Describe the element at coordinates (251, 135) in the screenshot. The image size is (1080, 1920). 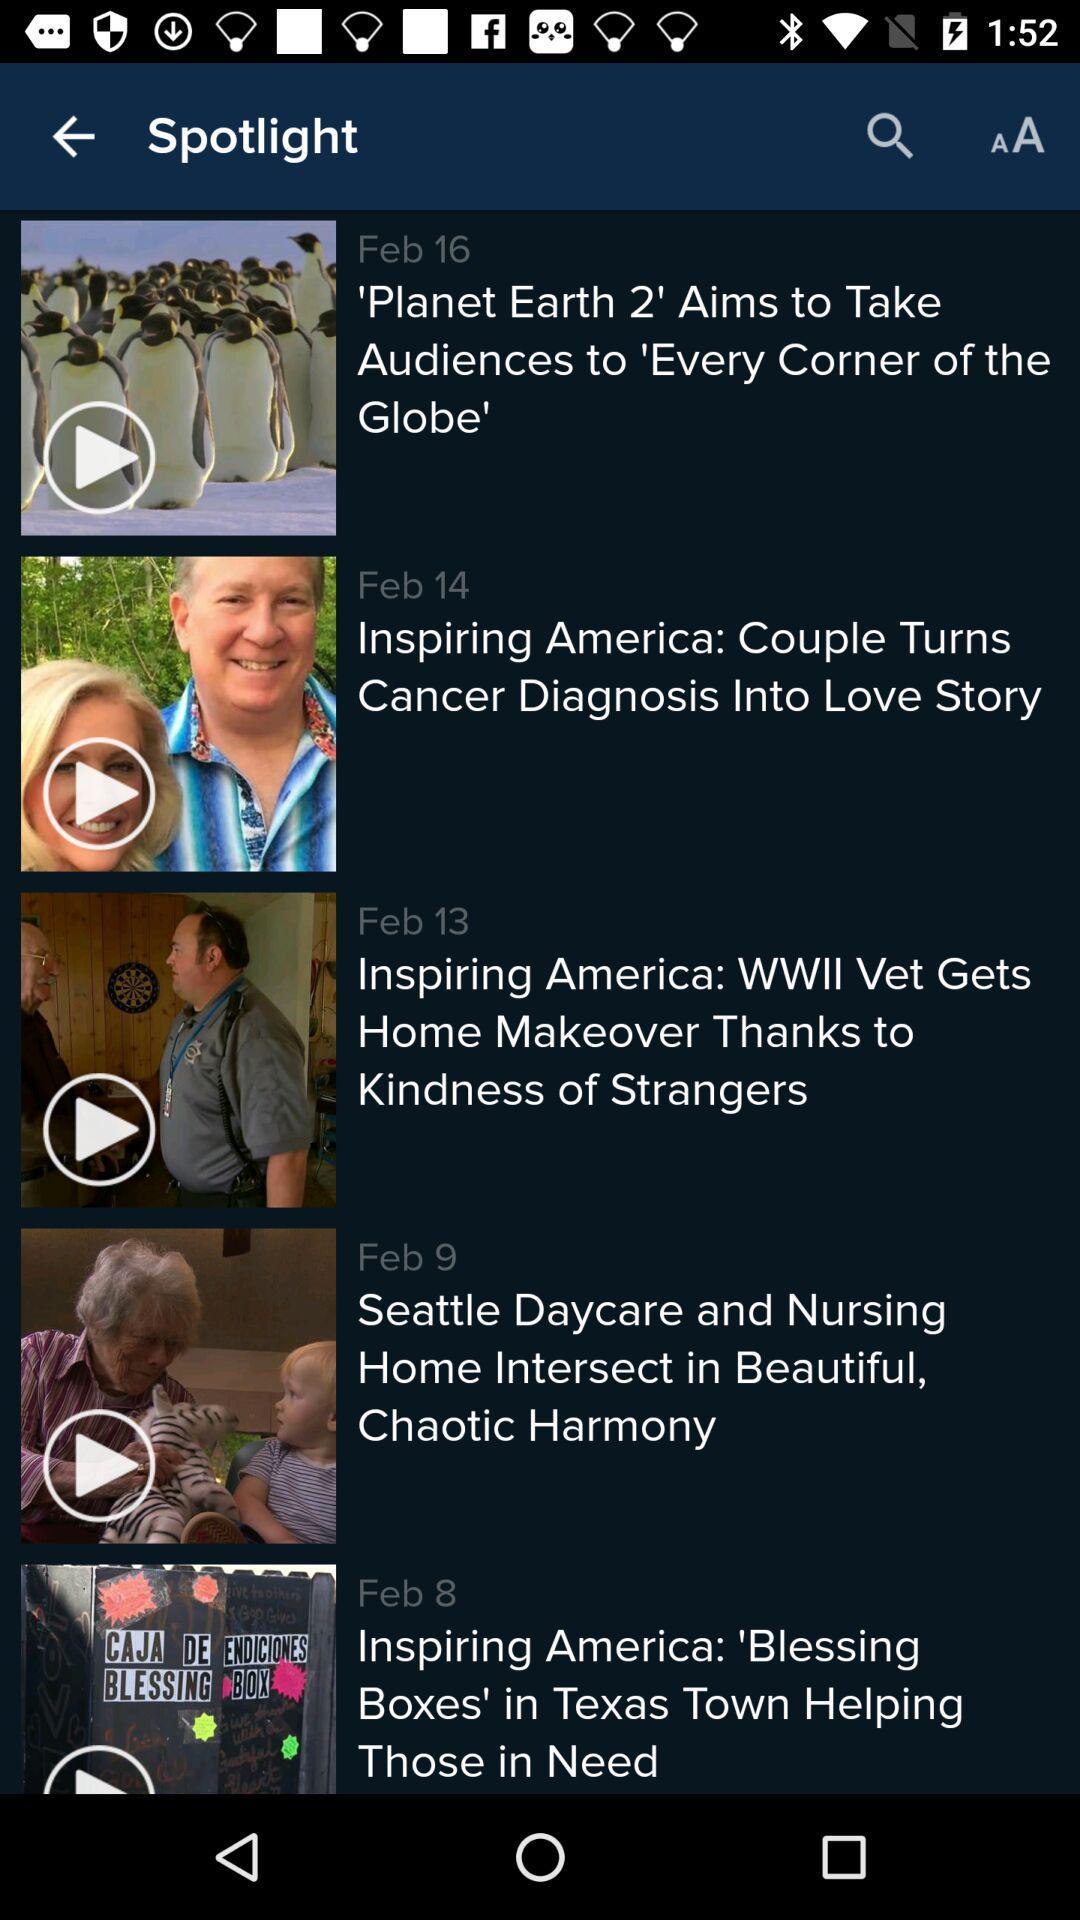
I see `spotlight` at that location.